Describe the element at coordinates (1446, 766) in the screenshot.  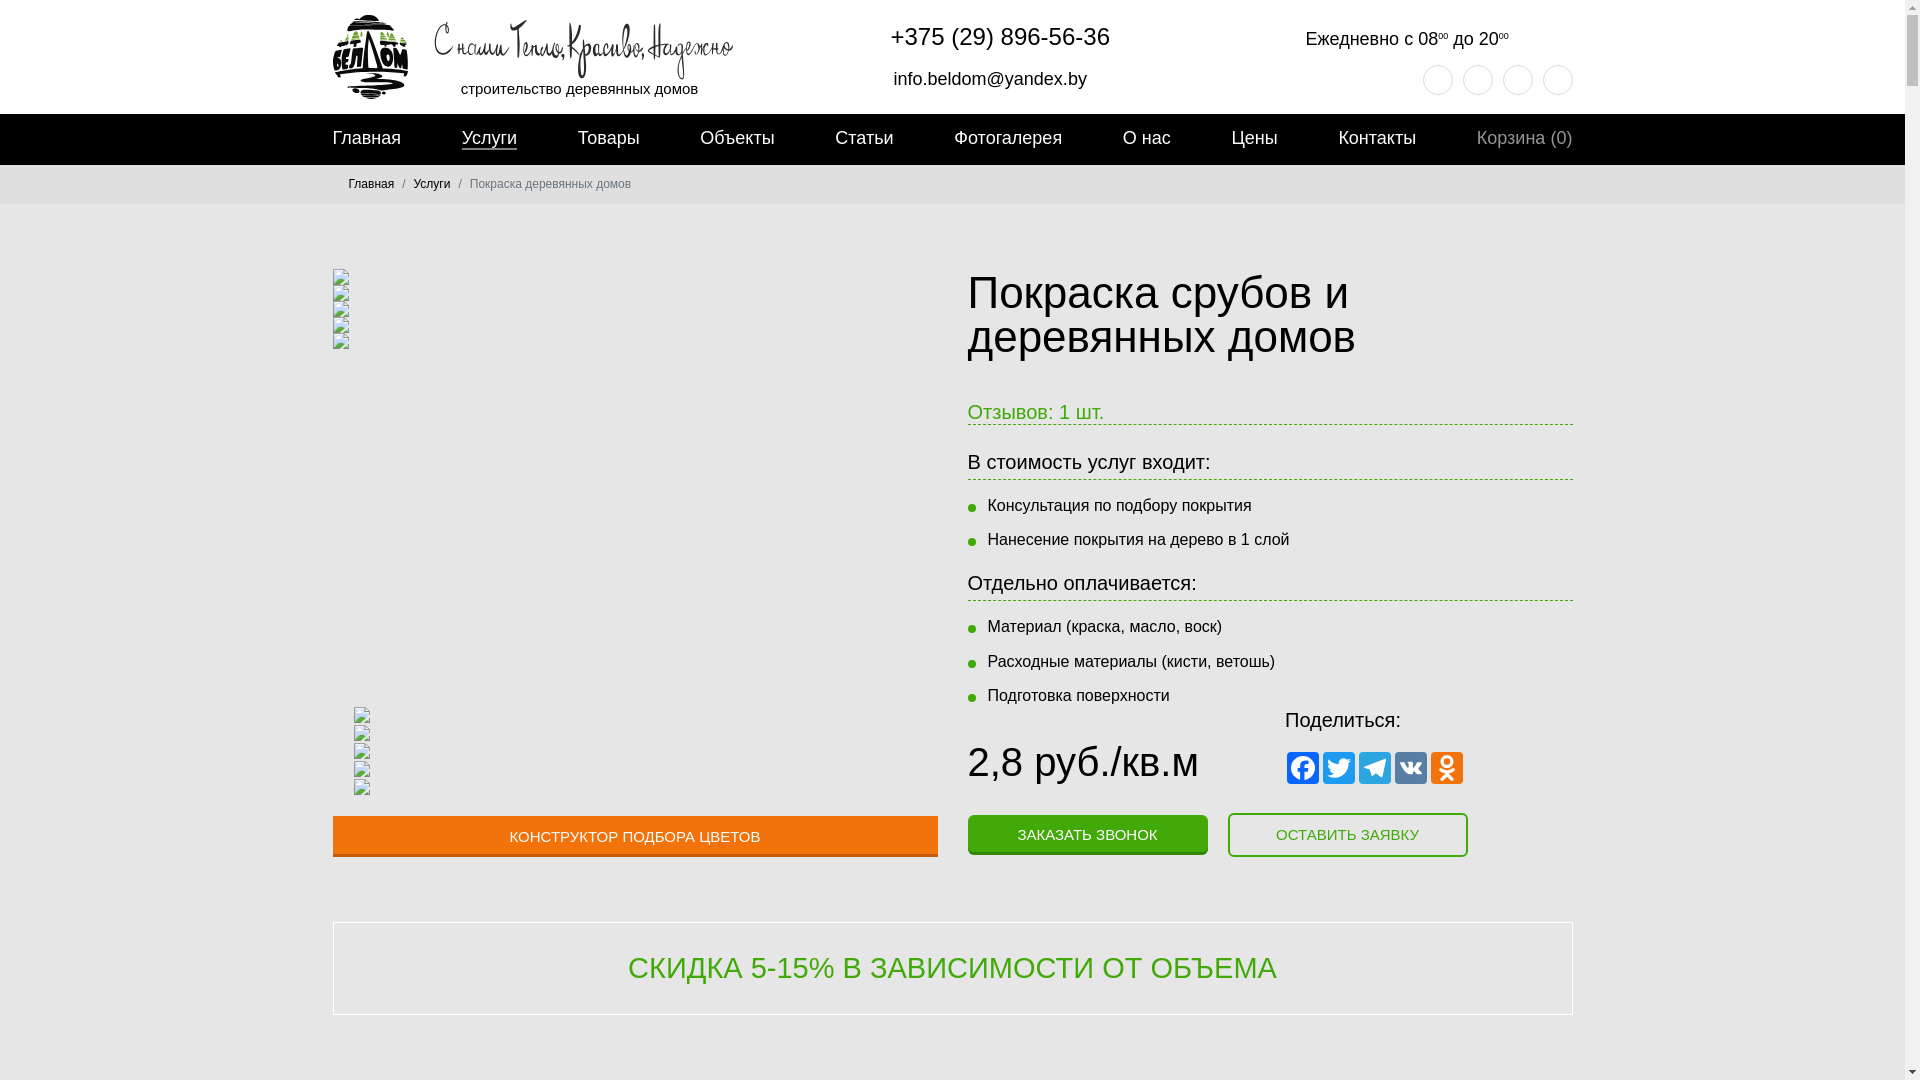
I see `'Odnoklassniki'` at that location.